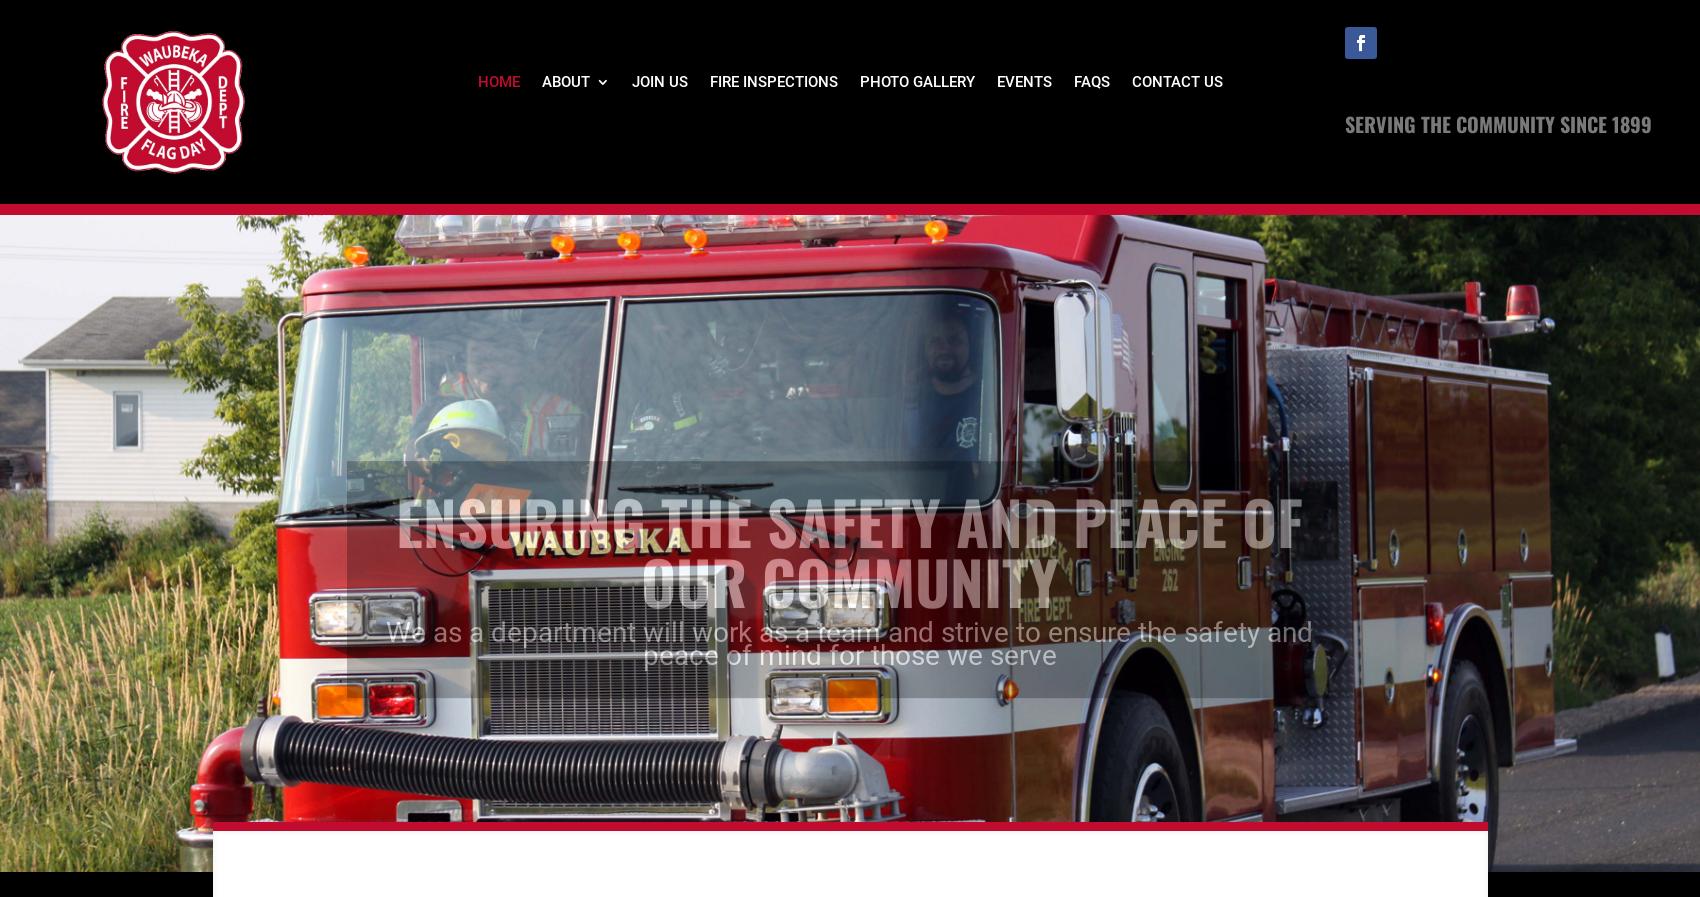 This screenshot has width=1700, height=897. I want to click on 'We as a department will work as a team and strive to ensure the safety and peace of mind for those we serve', so click(385, 607).